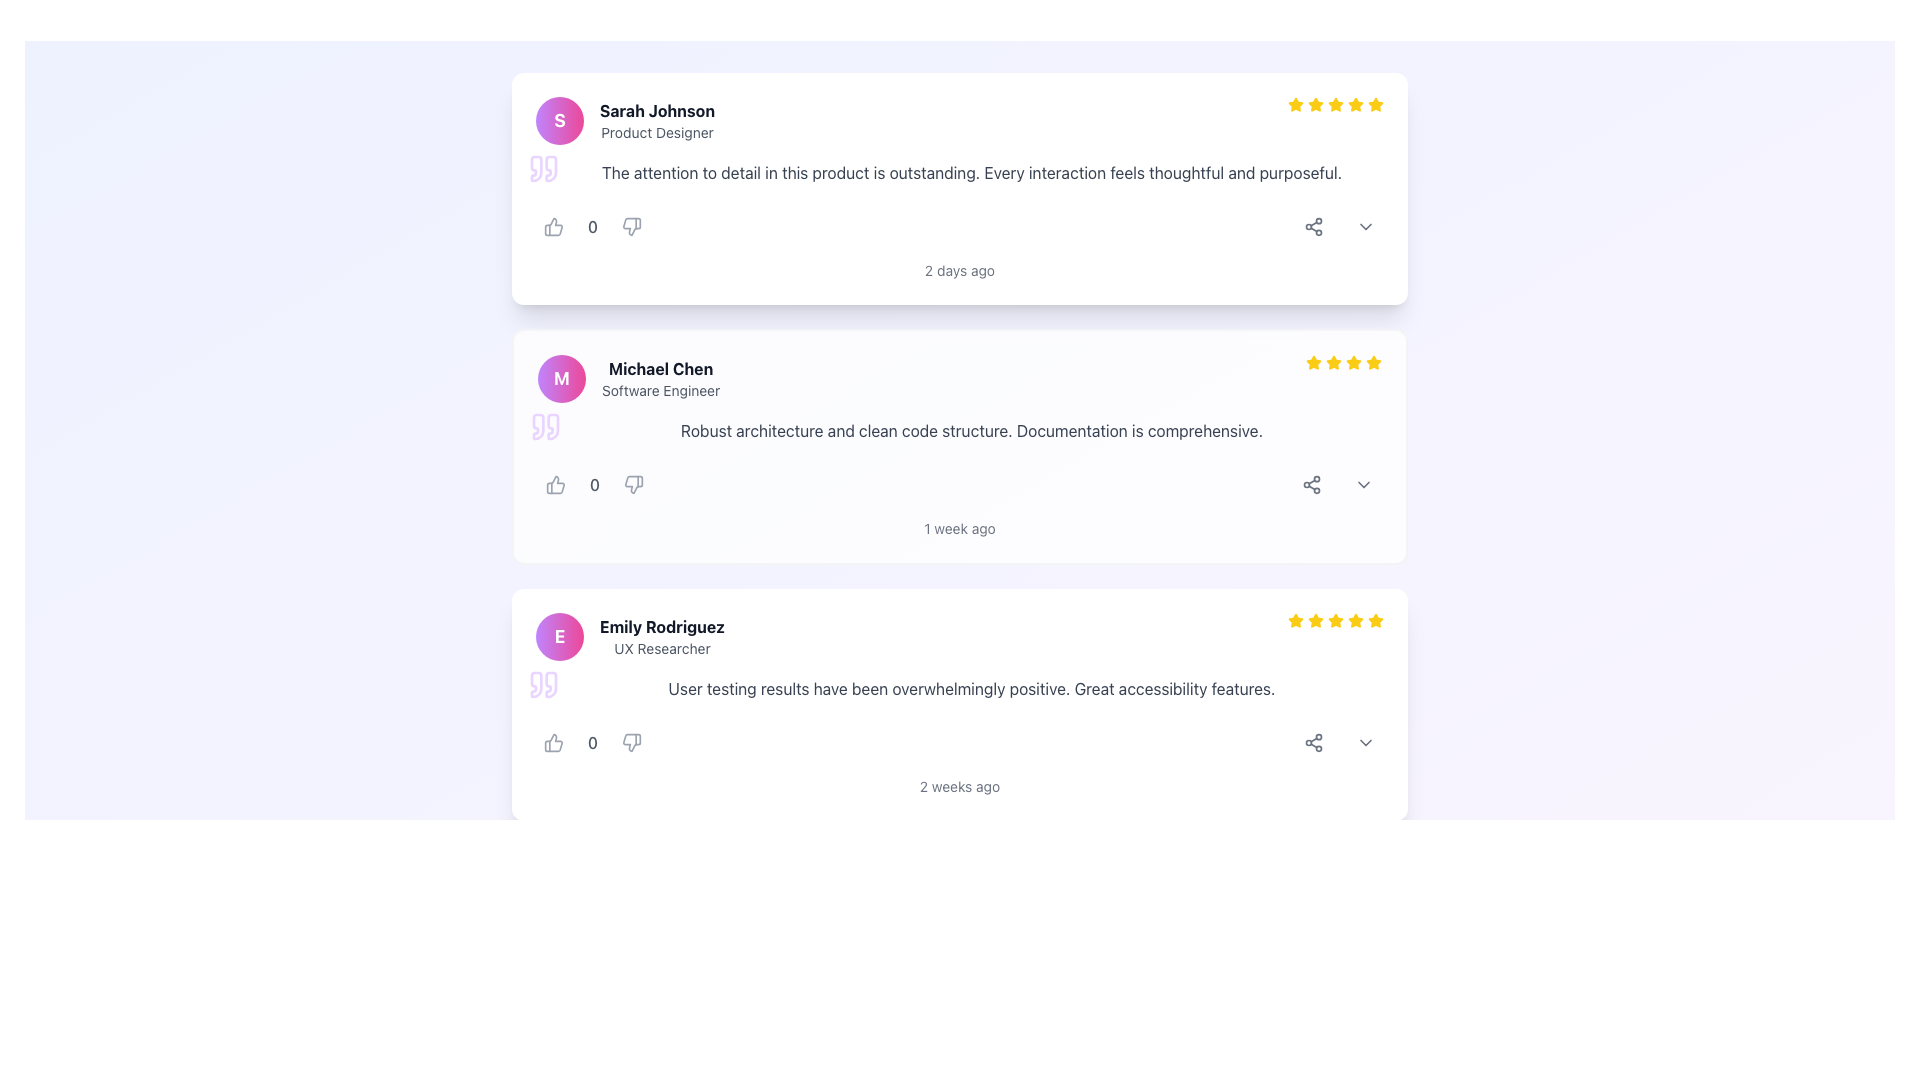 This screenshot has height=1080, width=1920. What do you see at coordinates (662, 648) in the screenshot?
I see `the static text label that indicates the professional title 'UX Researcher' associated with the user 'Emily Rodriguez', located directly below the bold text in the user review card` at bounding box center [662, 648].